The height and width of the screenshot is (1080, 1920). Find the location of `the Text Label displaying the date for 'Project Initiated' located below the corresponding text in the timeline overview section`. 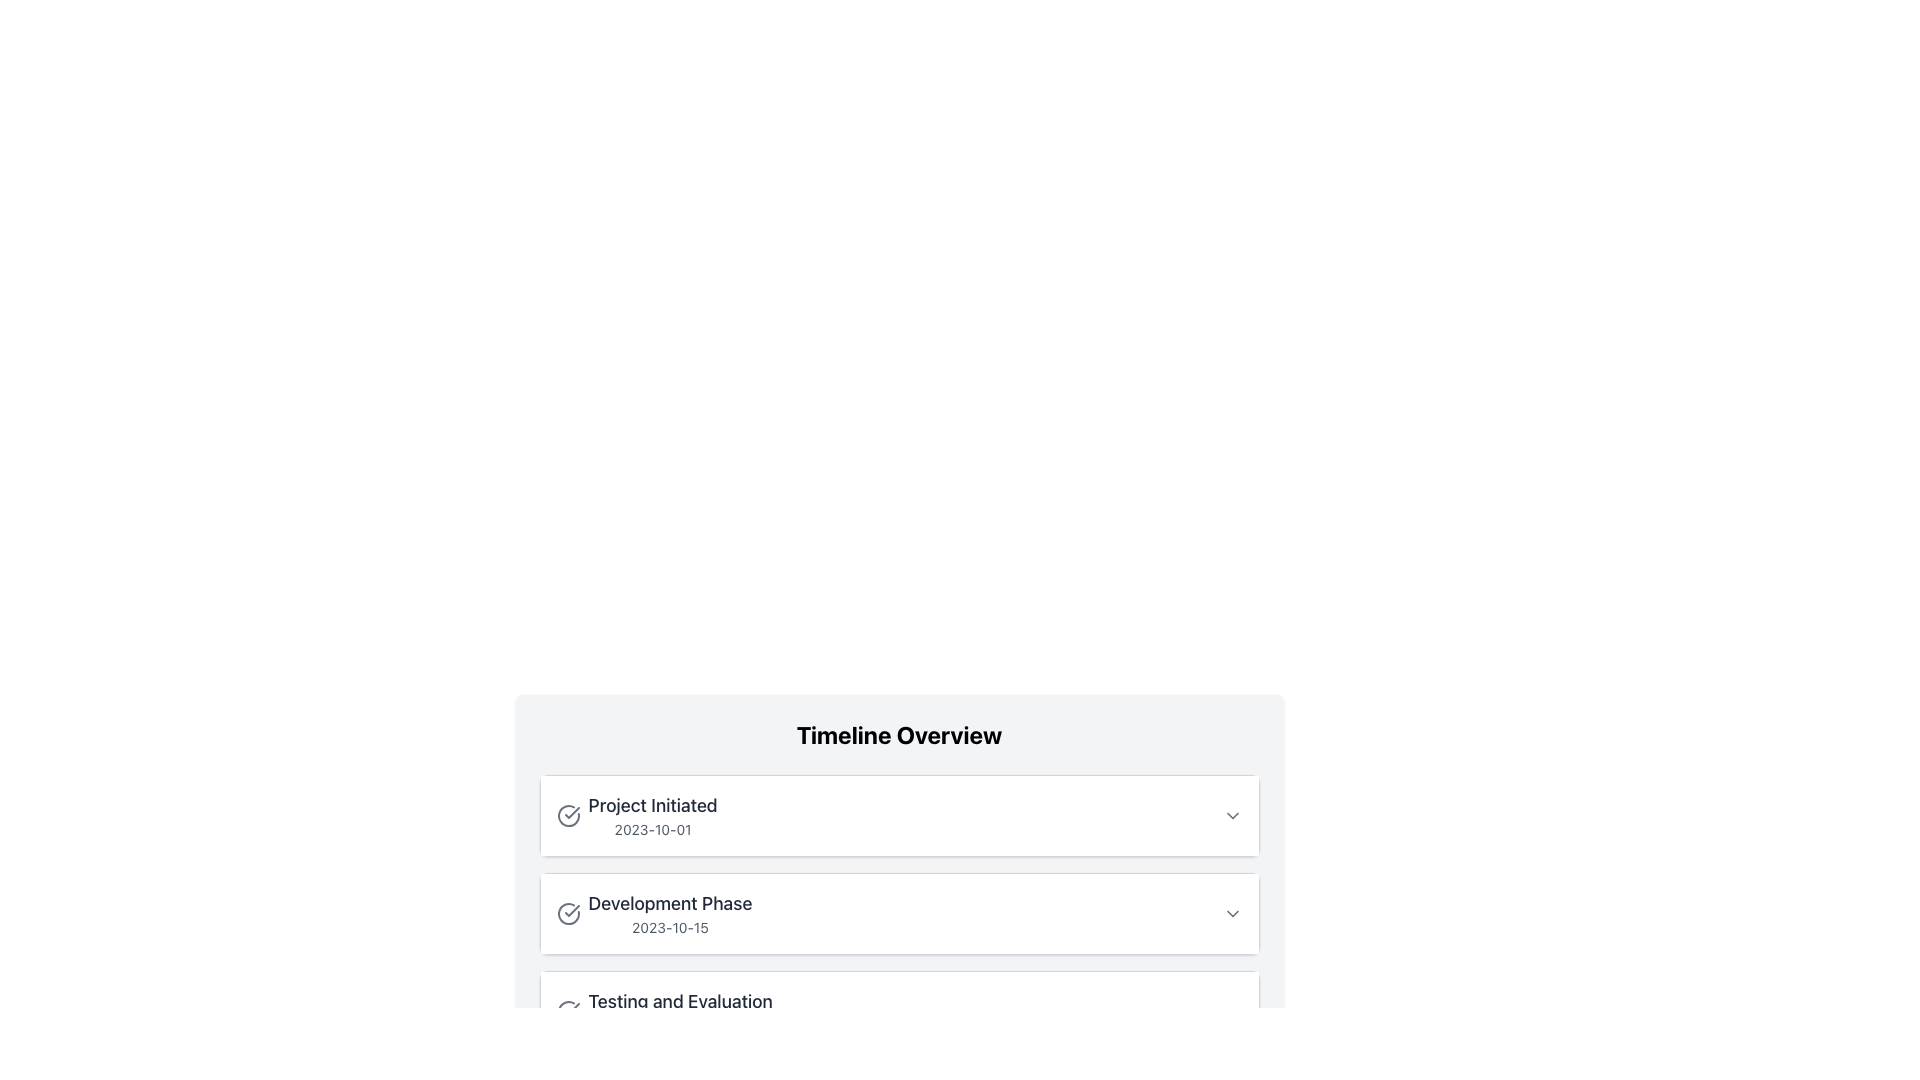

the Text Label displaying the date for 'Project Initiated' located below the corresponding text in the timeline overview section is located at coordinates (652, 829).